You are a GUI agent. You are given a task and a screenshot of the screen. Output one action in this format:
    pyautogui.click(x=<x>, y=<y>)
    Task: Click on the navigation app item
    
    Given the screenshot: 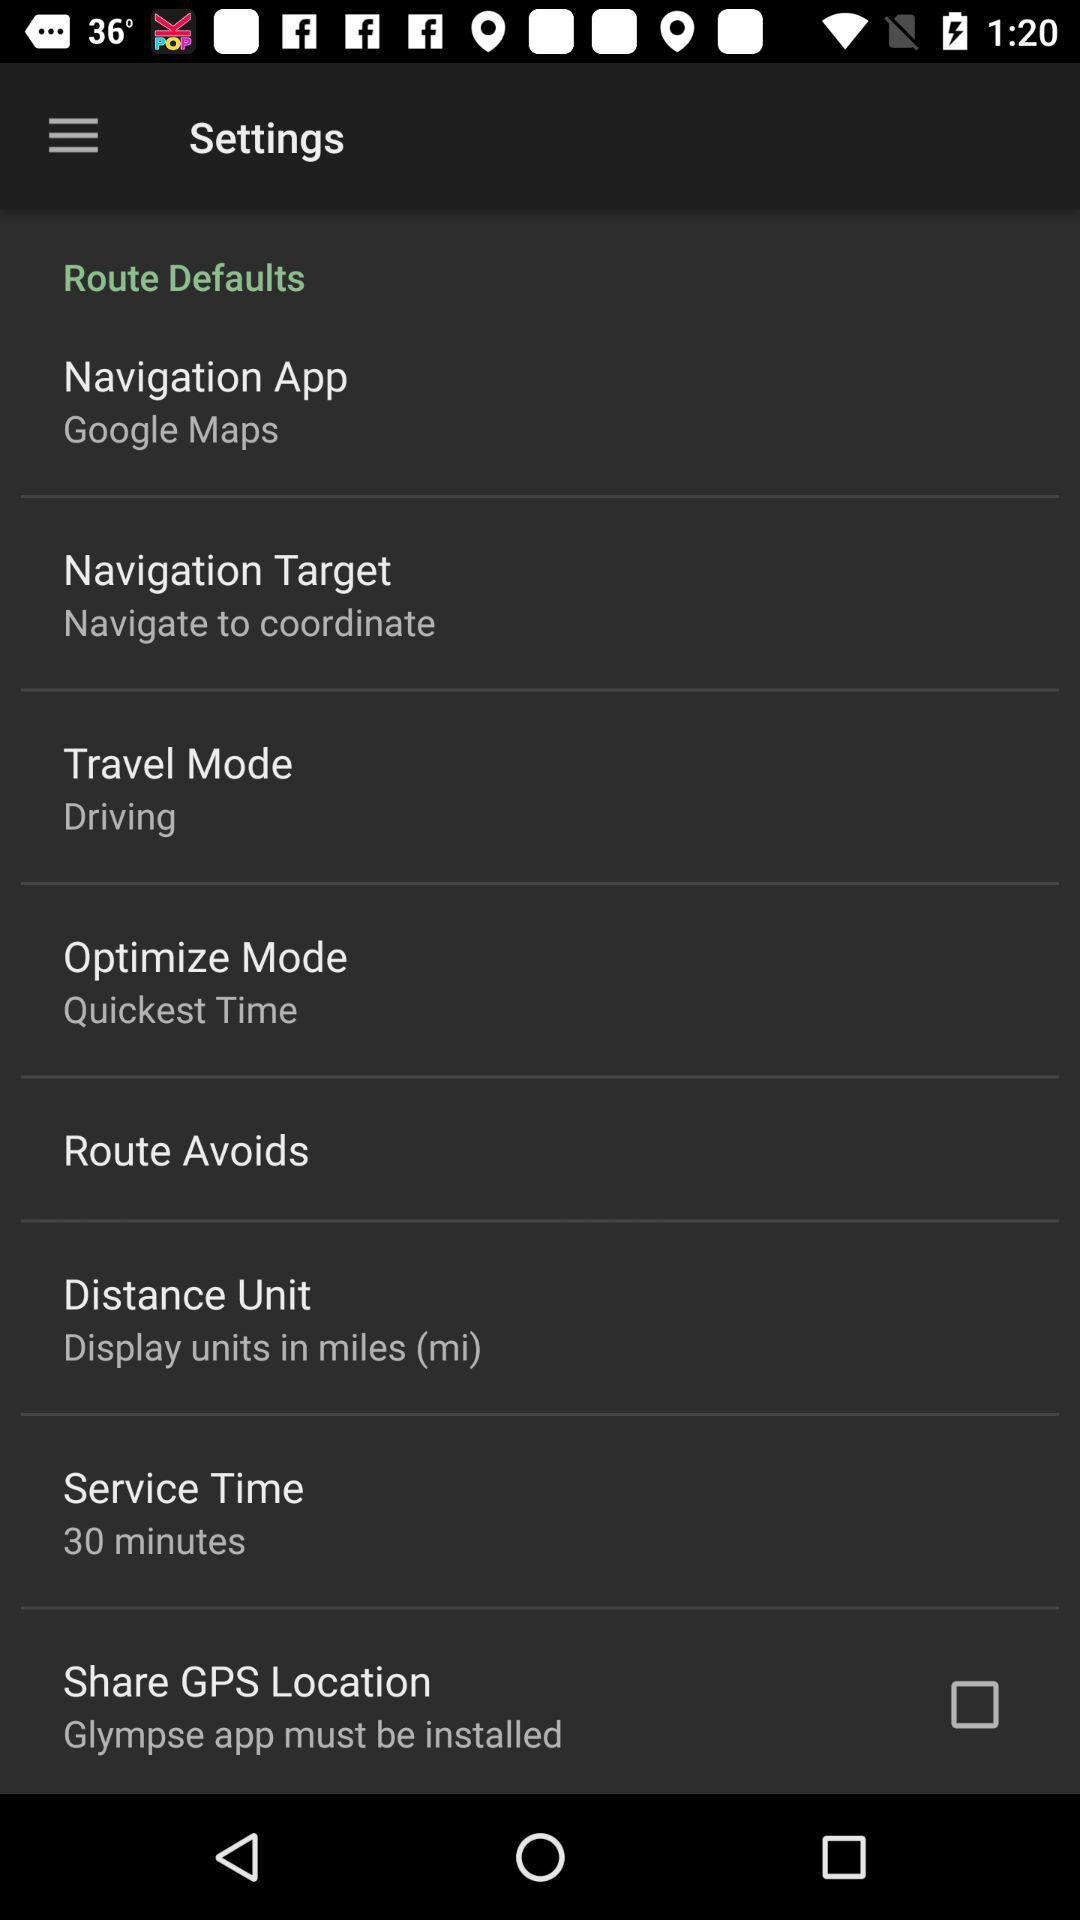 What is the action you would take?
    pyautogui.click(x=205, y=374)
    